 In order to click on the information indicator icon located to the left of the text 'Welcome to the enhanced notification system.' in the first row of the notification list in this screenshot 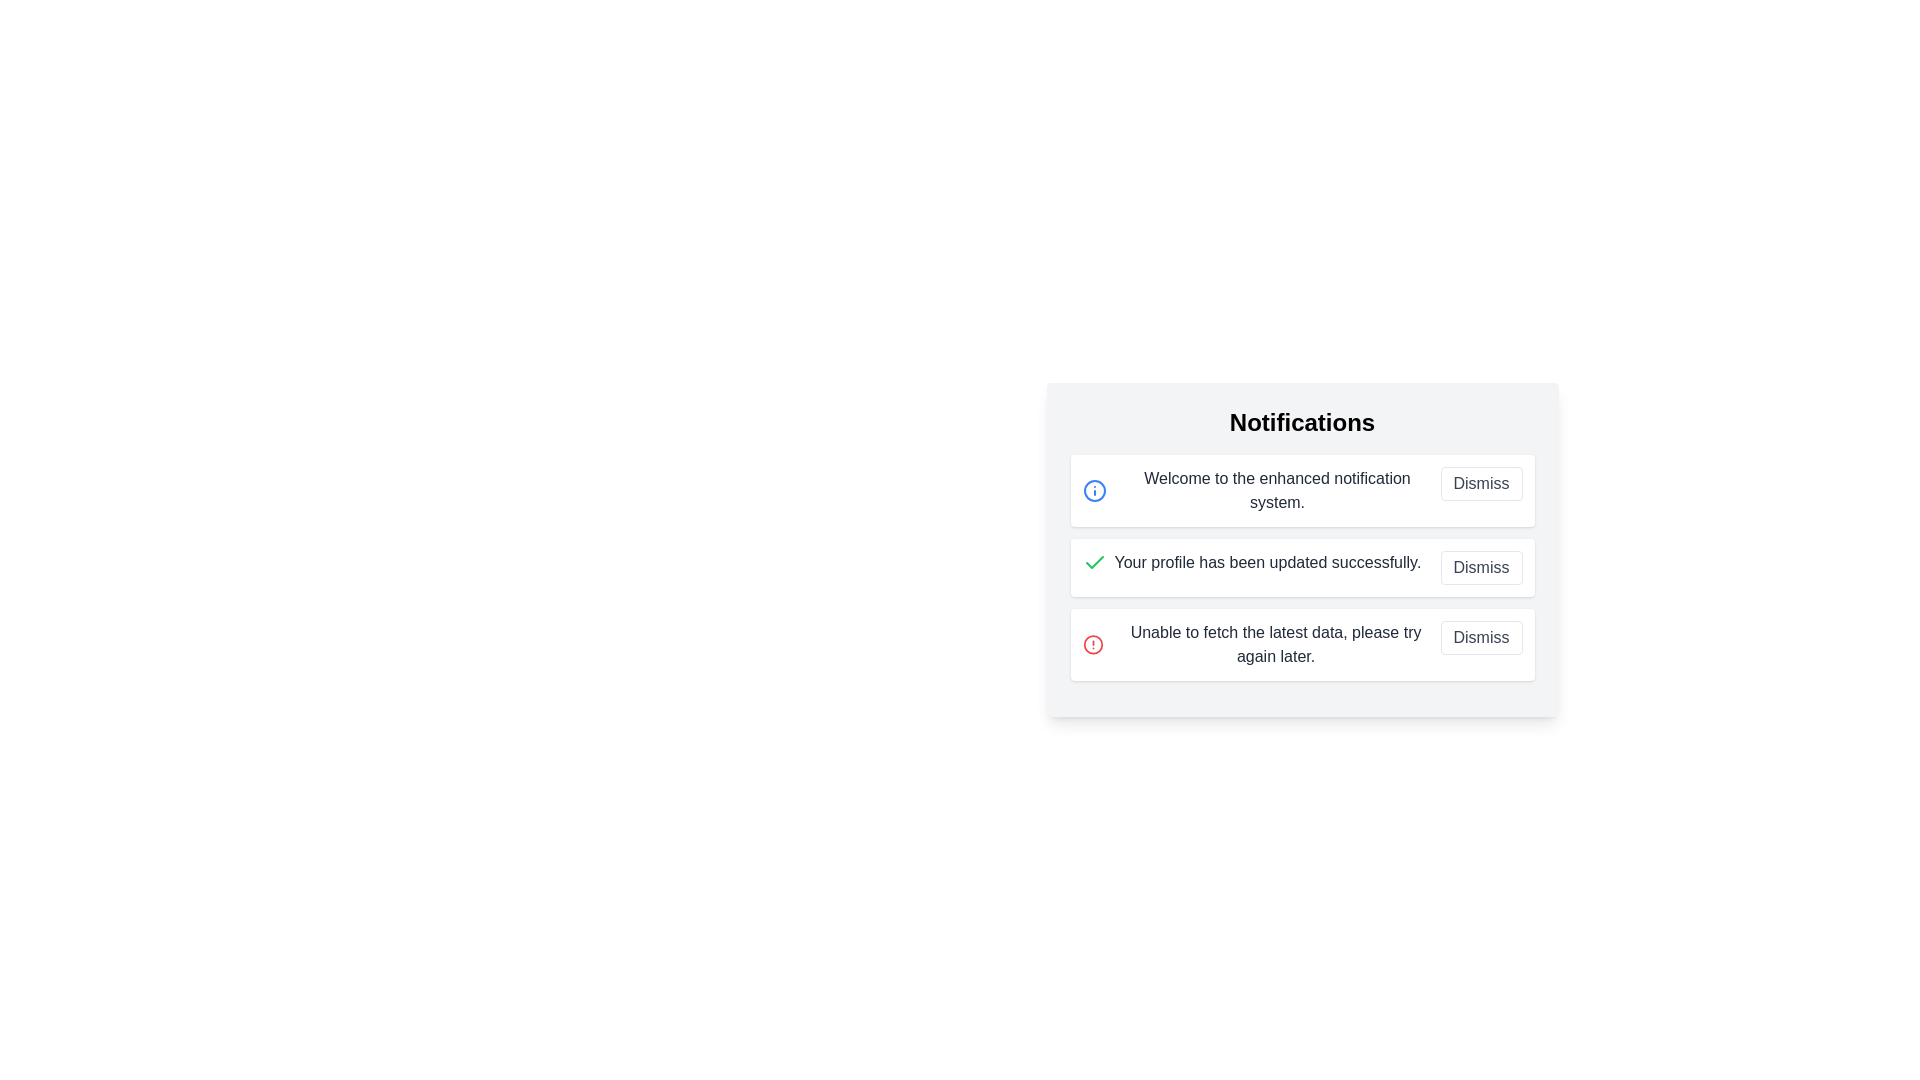, I will do `click(1093, 490)`.